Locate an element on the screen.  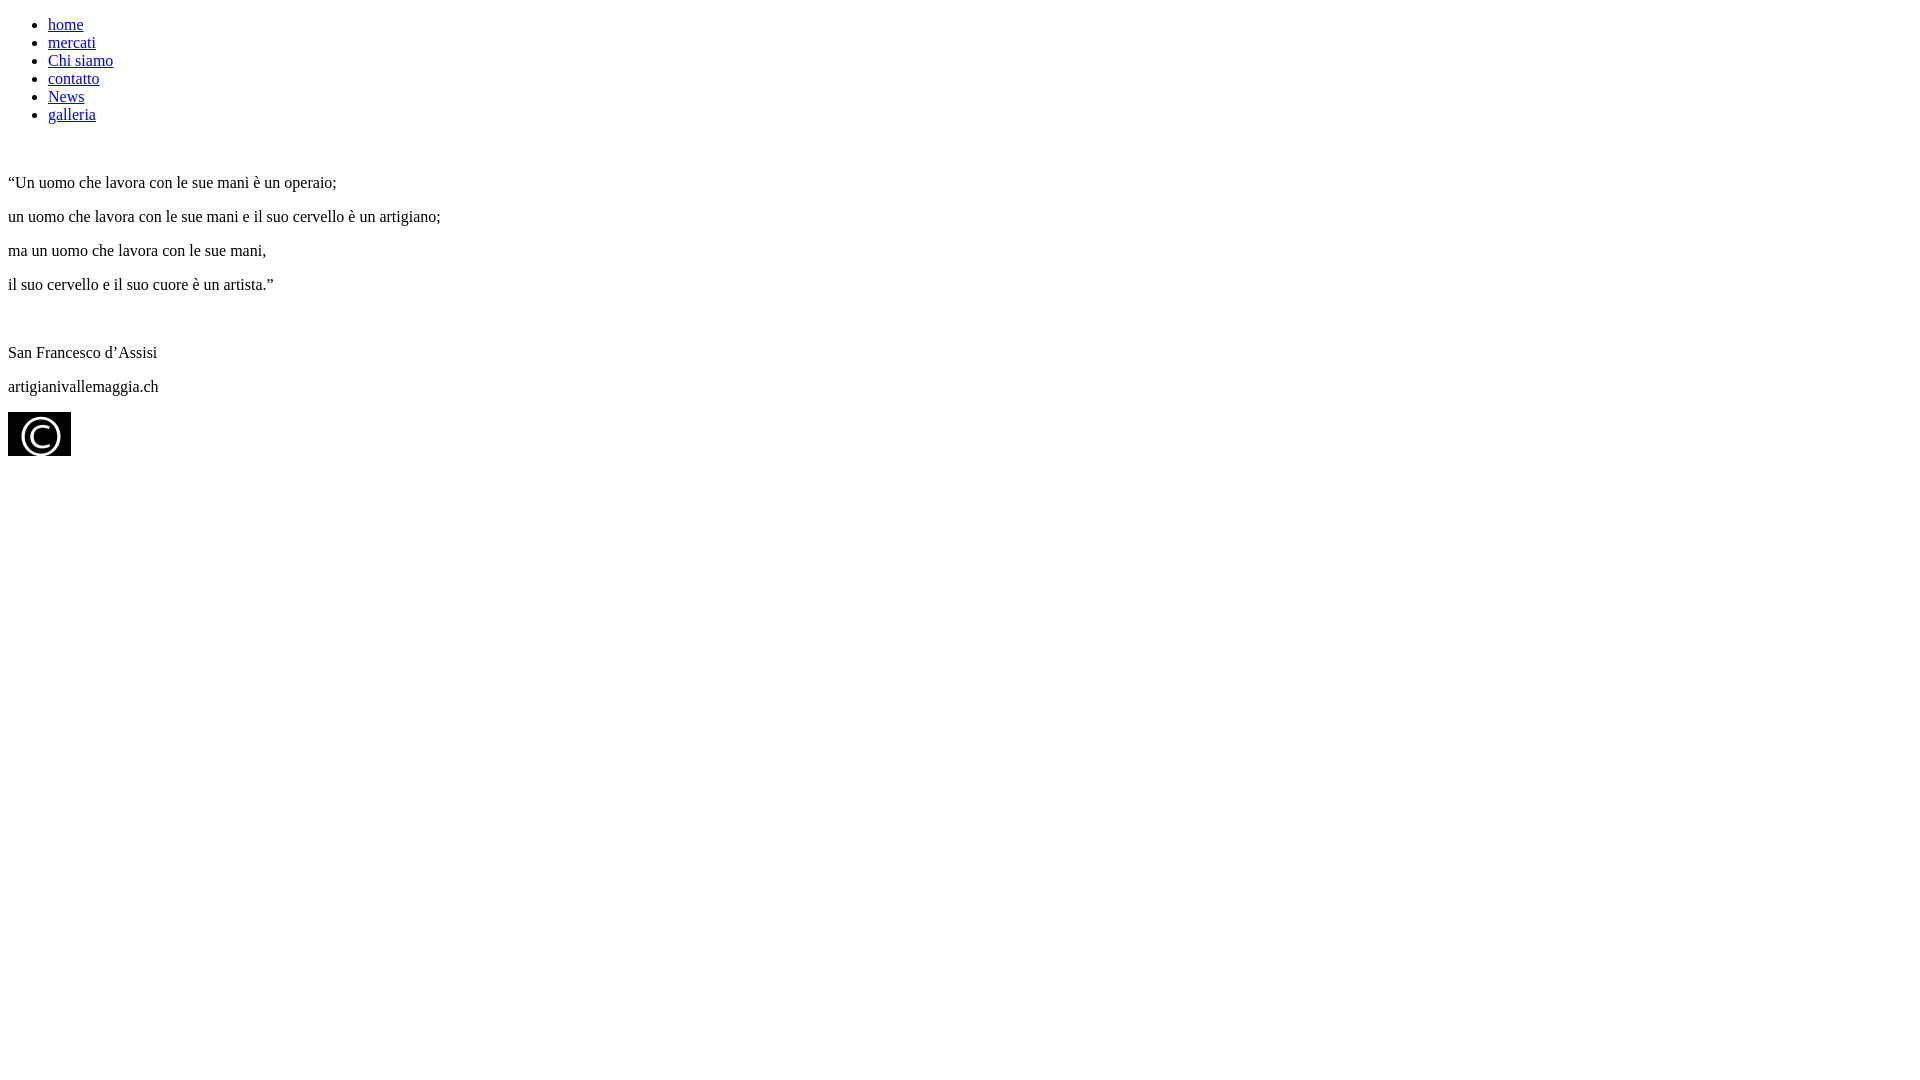
'Chi siamo' is located at coordinates (80, 59).